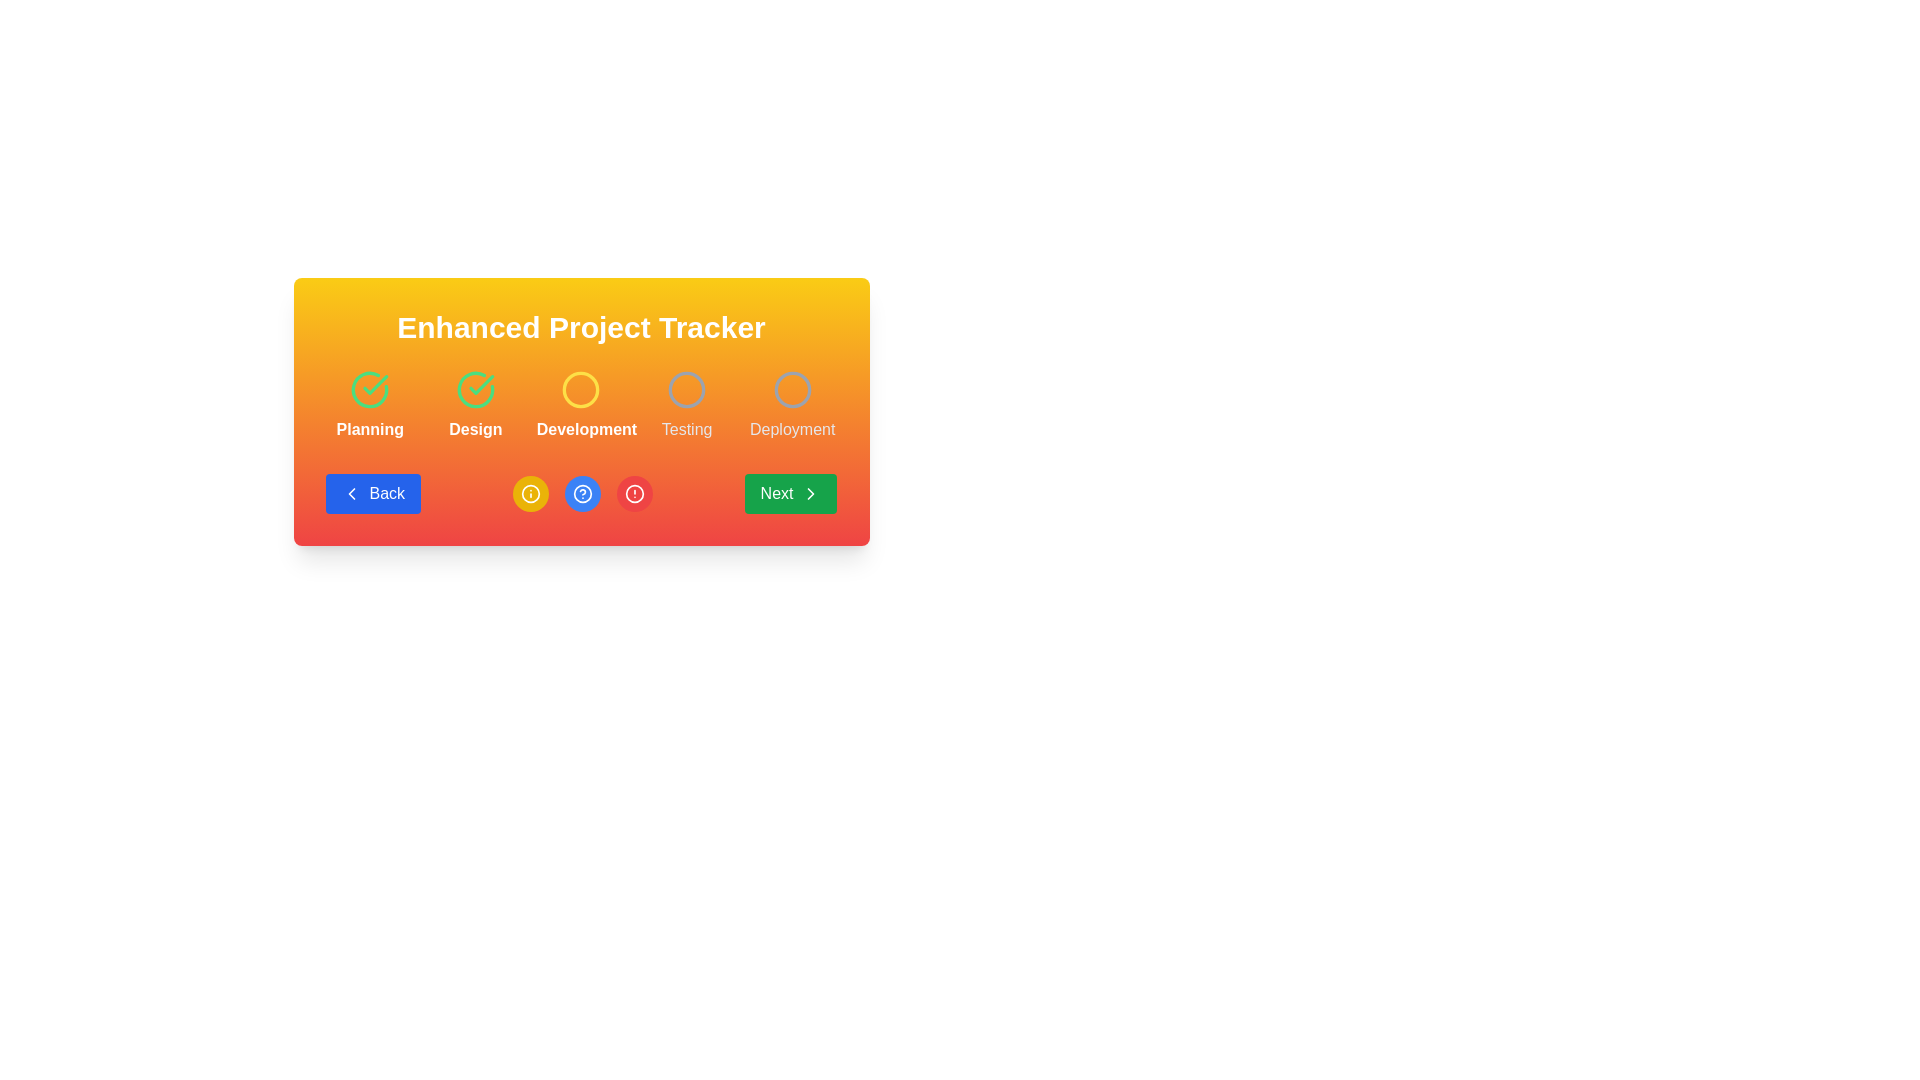  What do you see at coordinates (791, 389) in the screenshot?
I see `the SVG circle component located in the 'Deployment' section of the Enhanced Project Tracker interface, positioned at the top-right of the phase indicators` at bounding box center [791, 389].